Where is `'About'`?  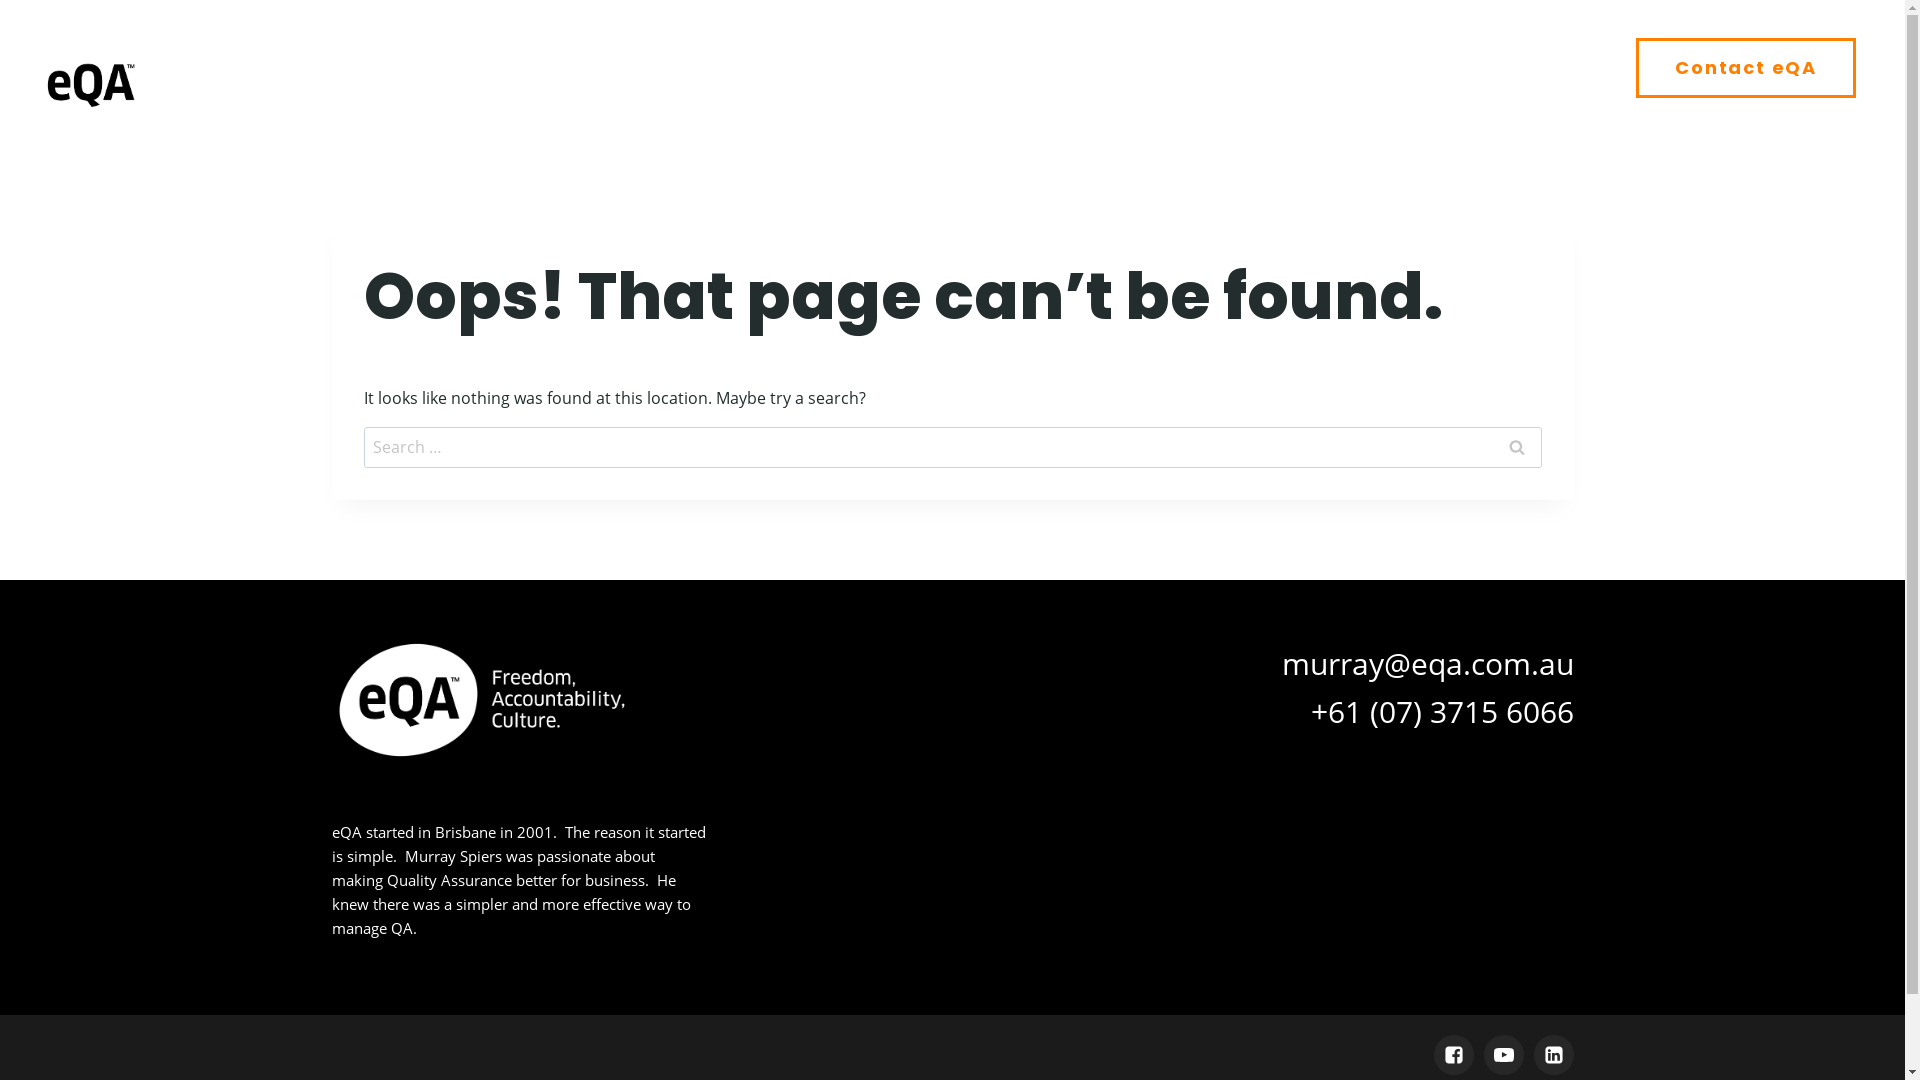
'About' is located at coordinates (969, 67).